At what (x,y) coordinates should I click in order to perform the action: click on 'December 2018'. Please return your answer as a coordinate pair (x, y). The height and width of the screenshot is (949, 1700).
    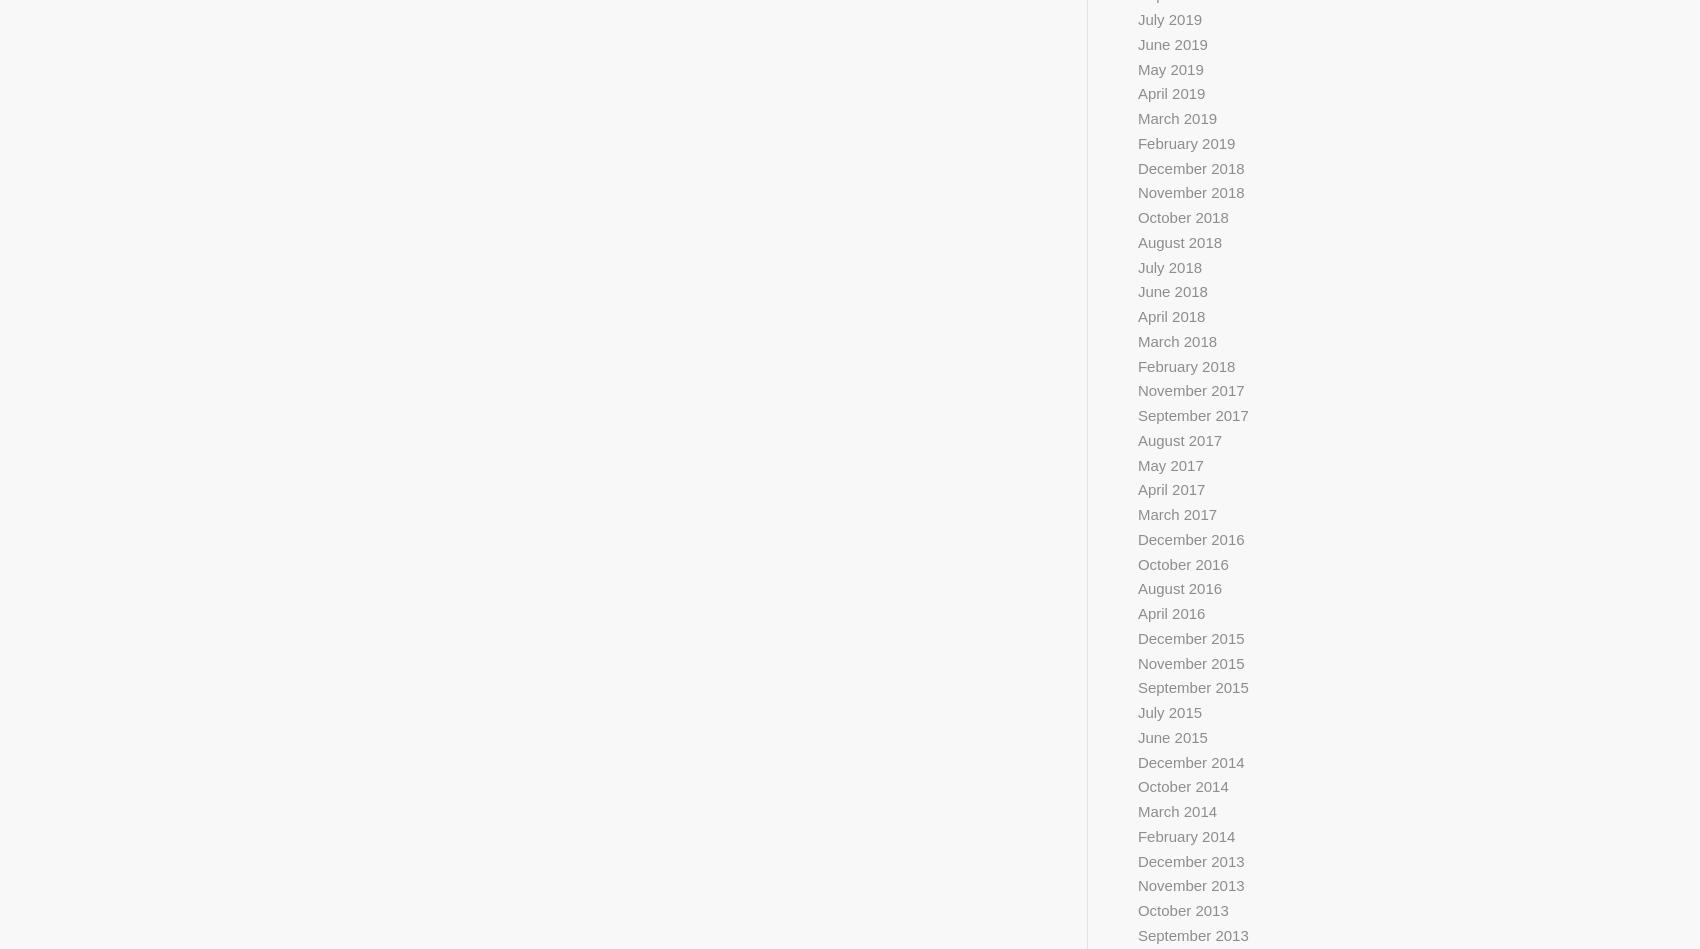
    Looking at the image, I should click on (1136, 166).